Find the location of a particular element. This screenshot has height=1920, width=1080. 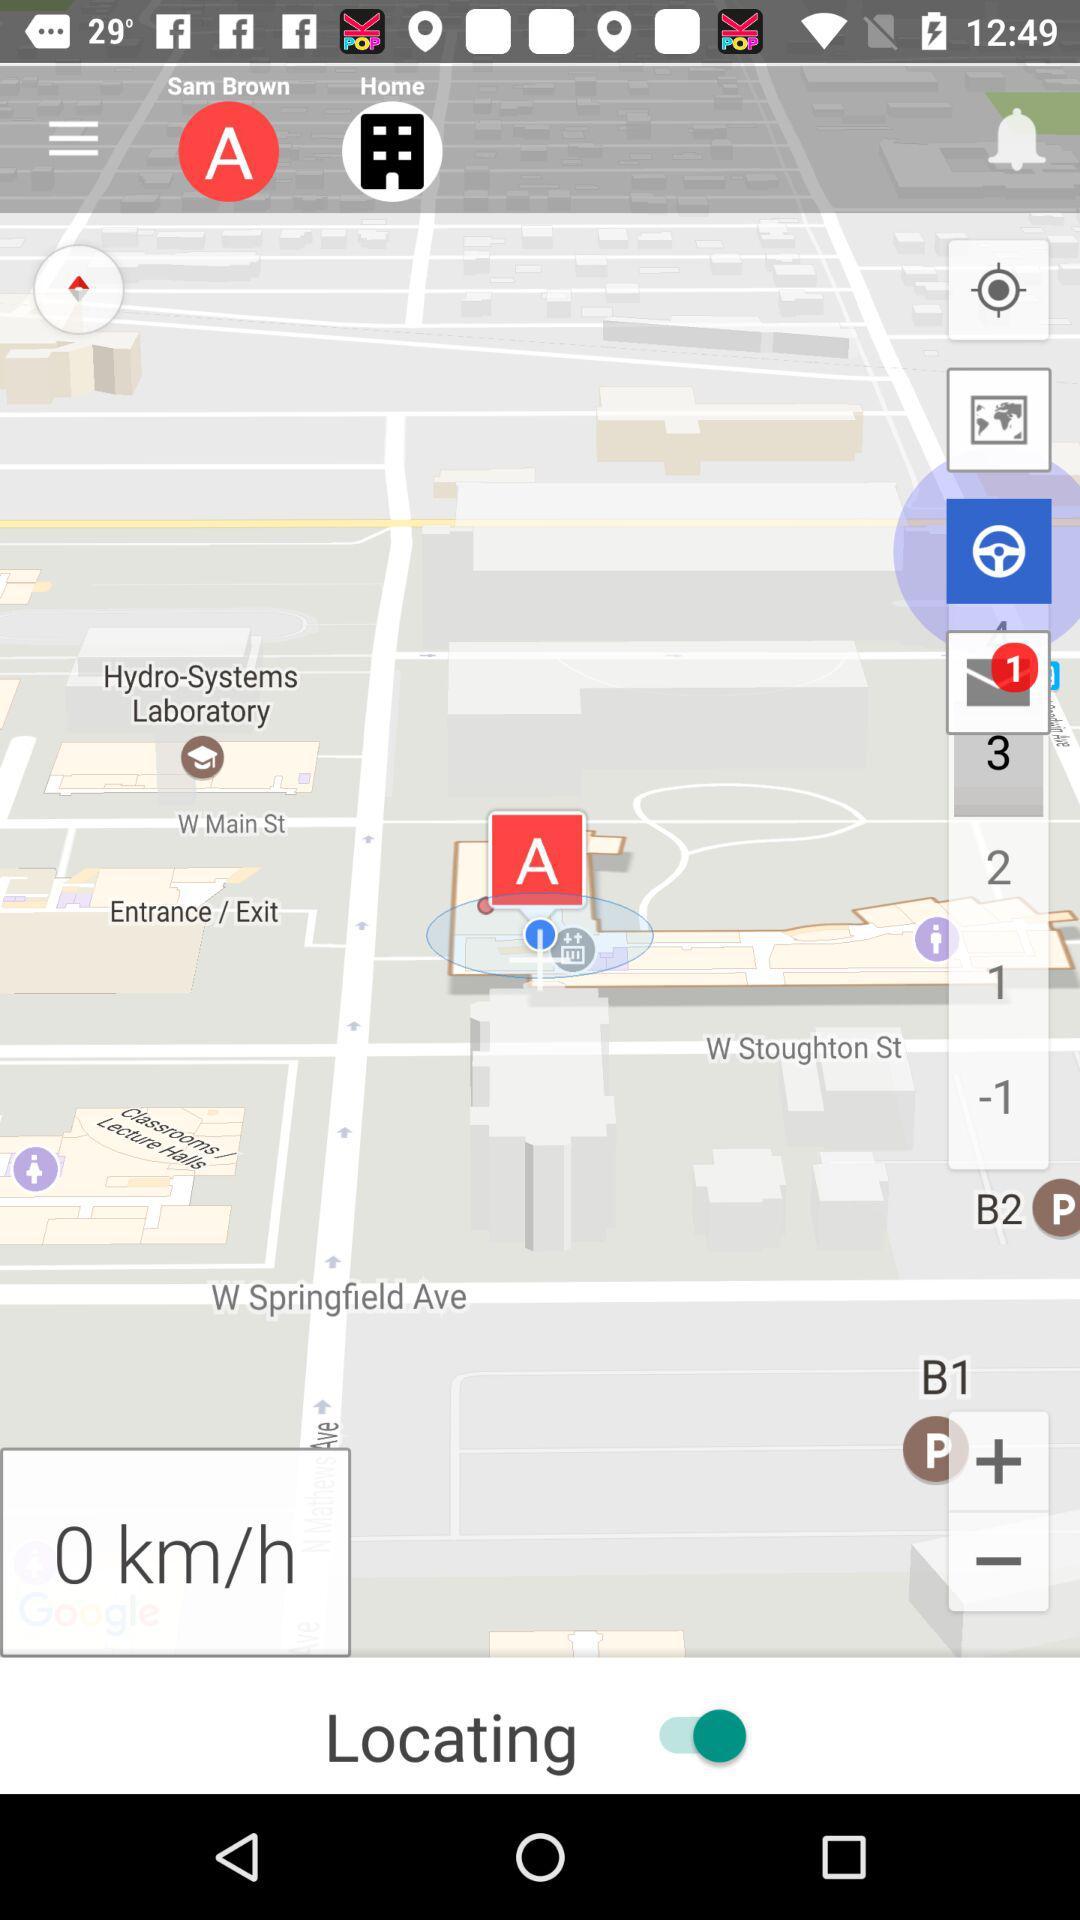

the add icon is located at coordinates (998, 1459).